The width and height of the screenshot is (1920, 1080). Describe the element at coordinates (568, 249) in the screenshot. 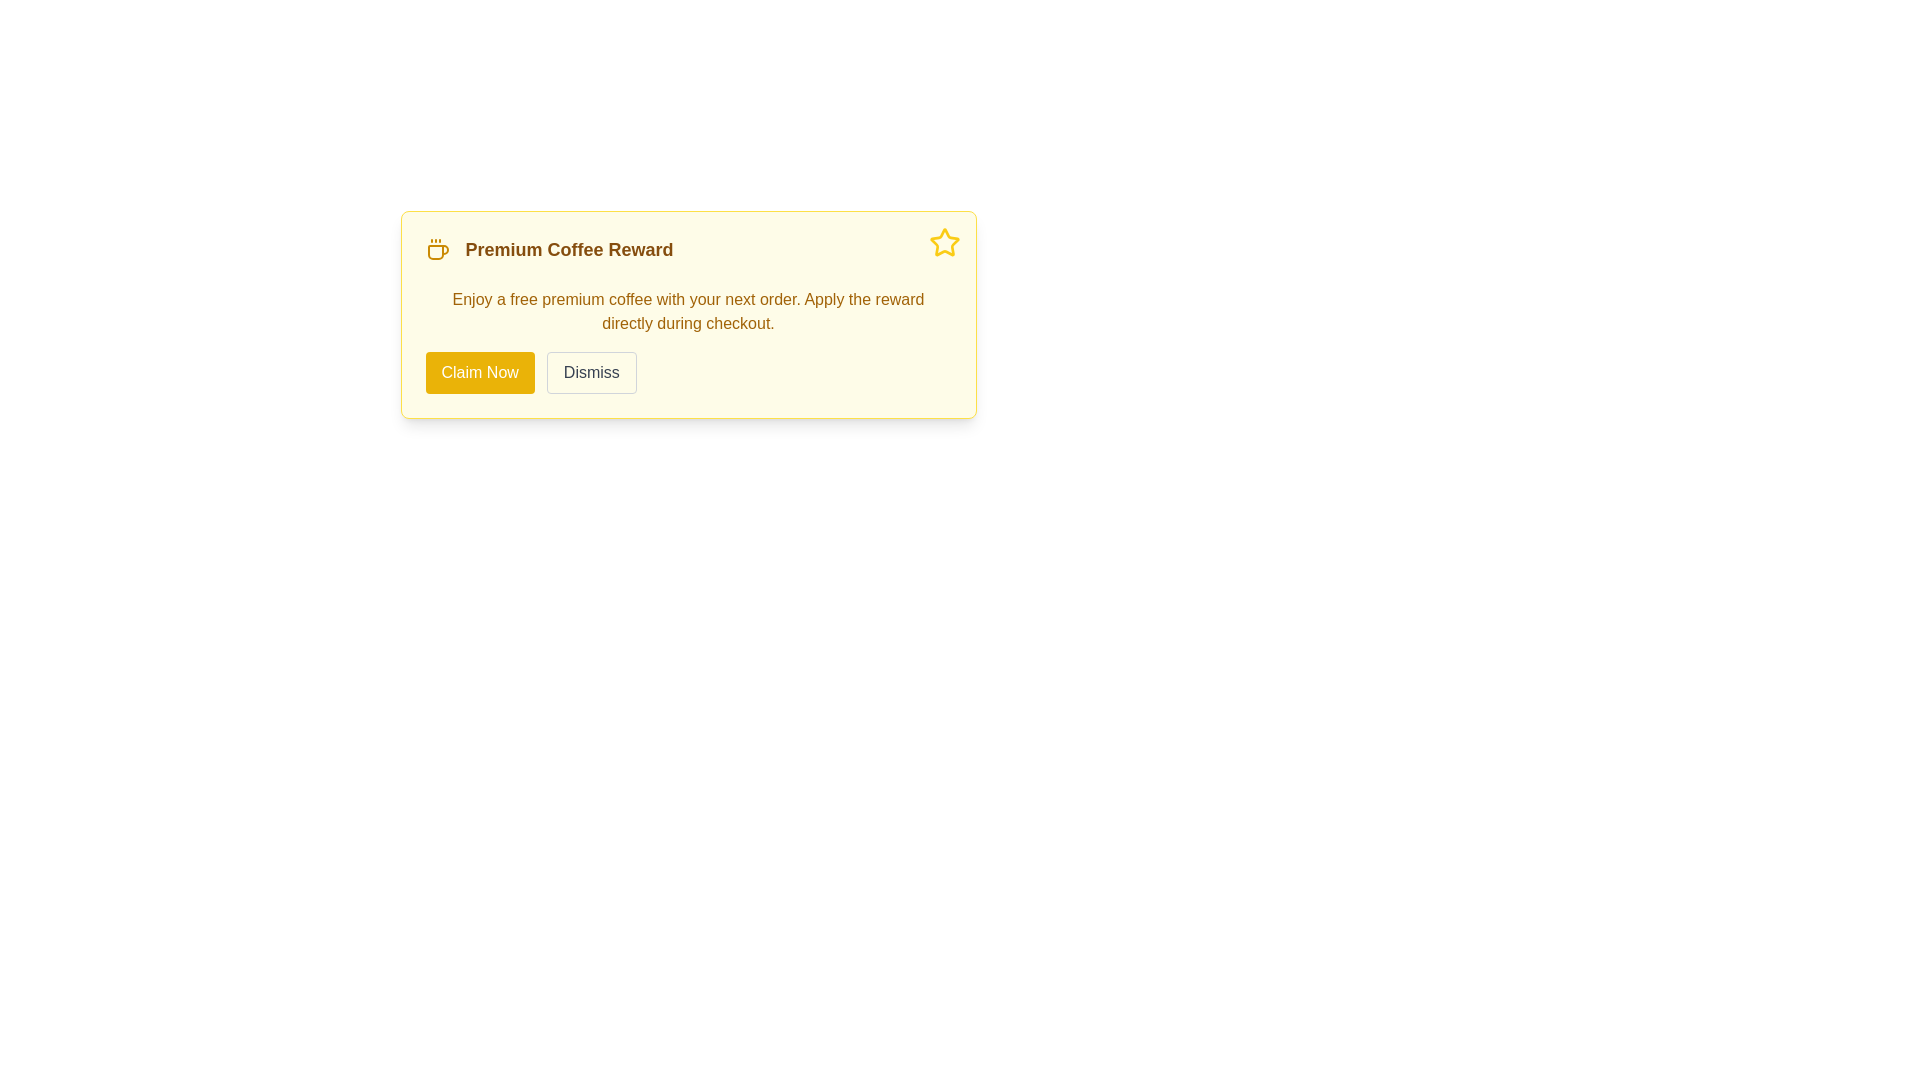

I see `the static text element that serves as the heading for the 'Premium Coffee Reward' notification offer, positioned in the upper region of the notification panel` at that location.